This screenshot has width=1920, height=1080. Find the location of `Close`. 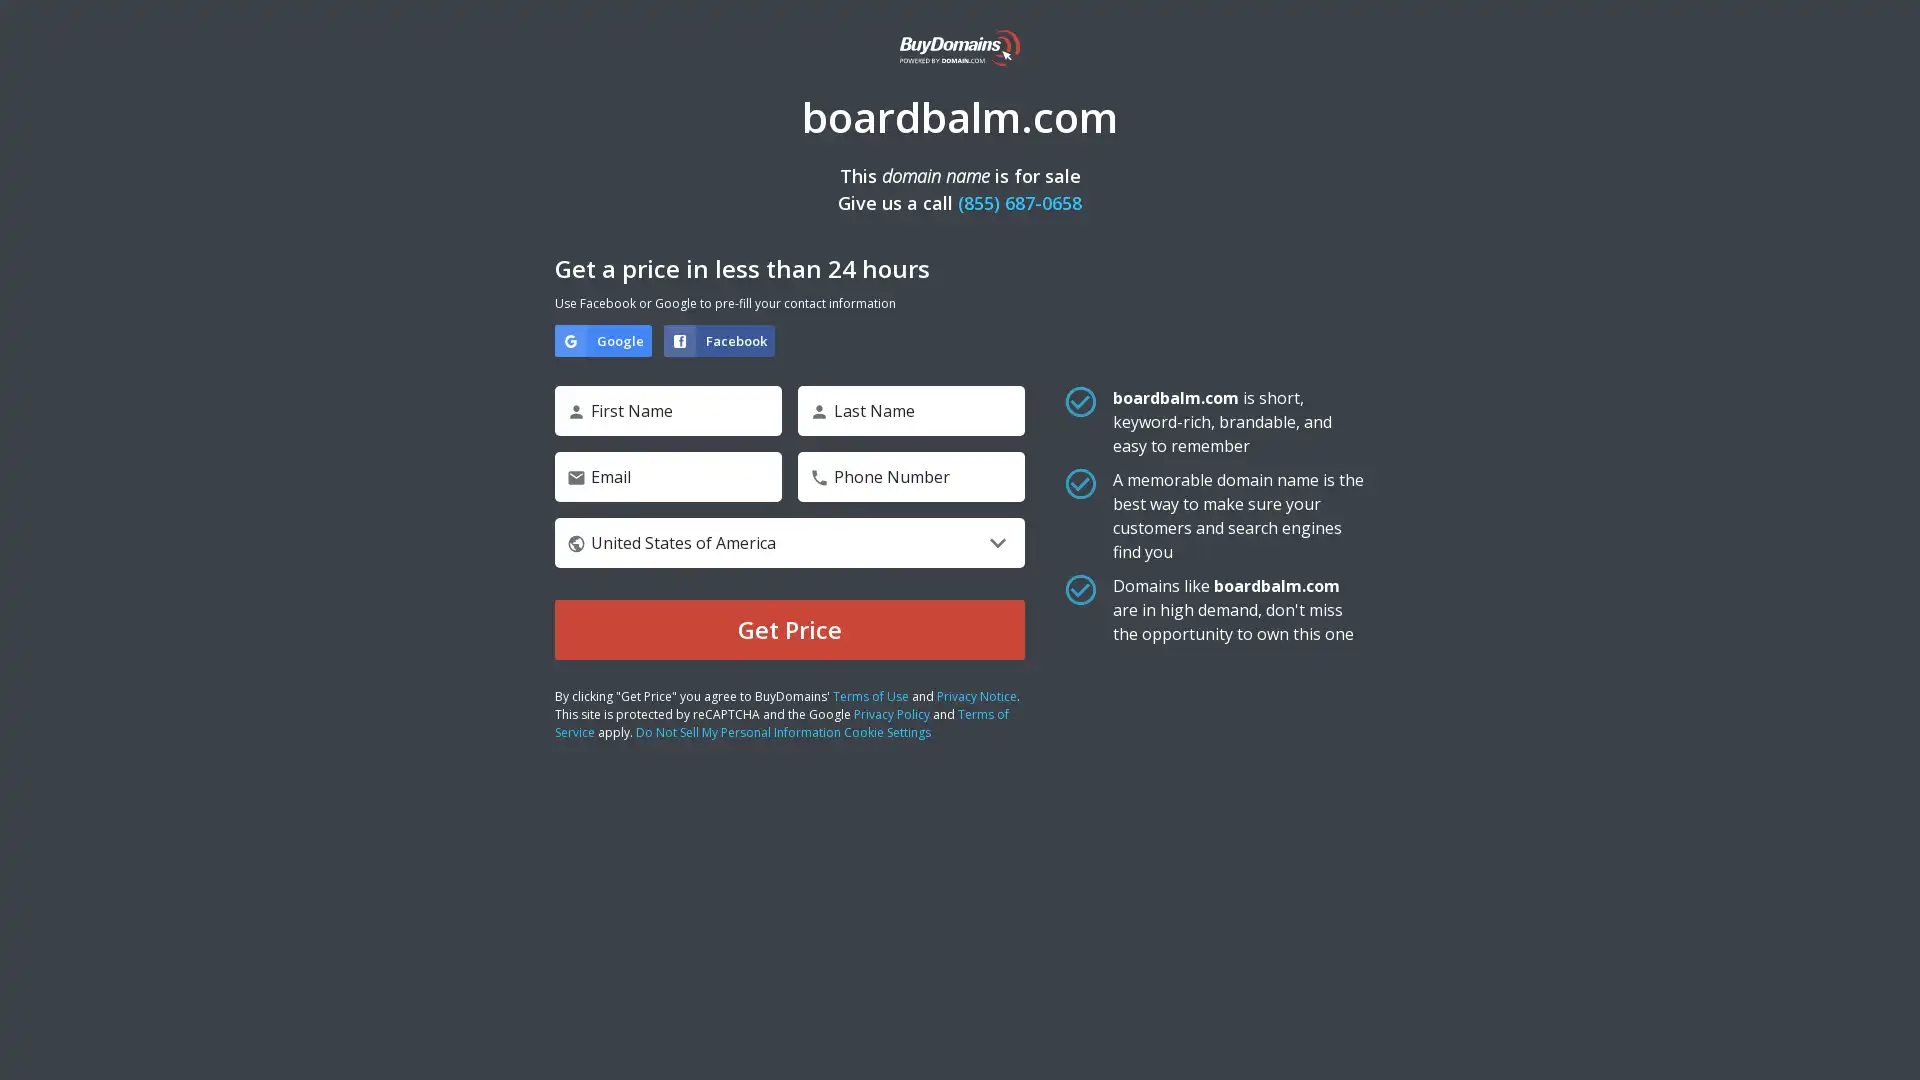

Close is located at coordinates (365, 749).